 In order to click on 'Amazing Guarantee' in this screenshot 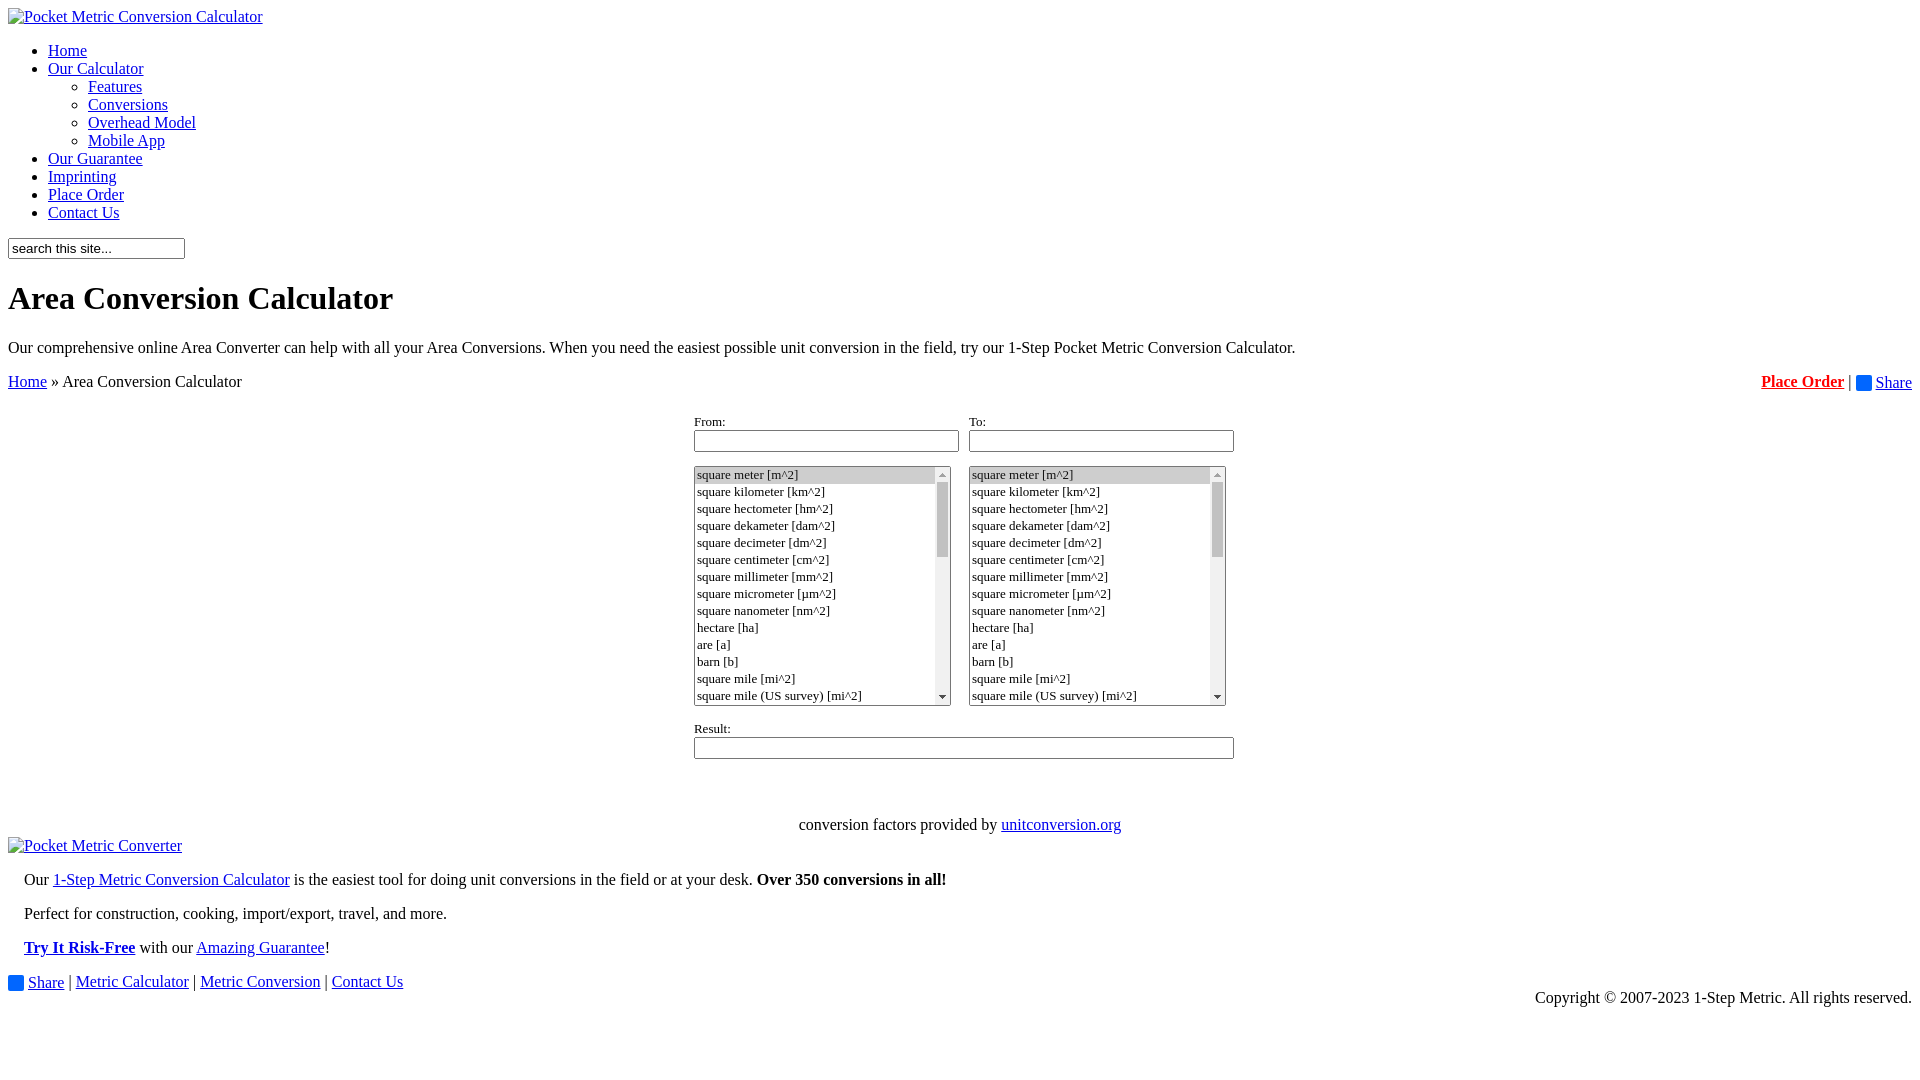, I will do `click(196, 946)`.